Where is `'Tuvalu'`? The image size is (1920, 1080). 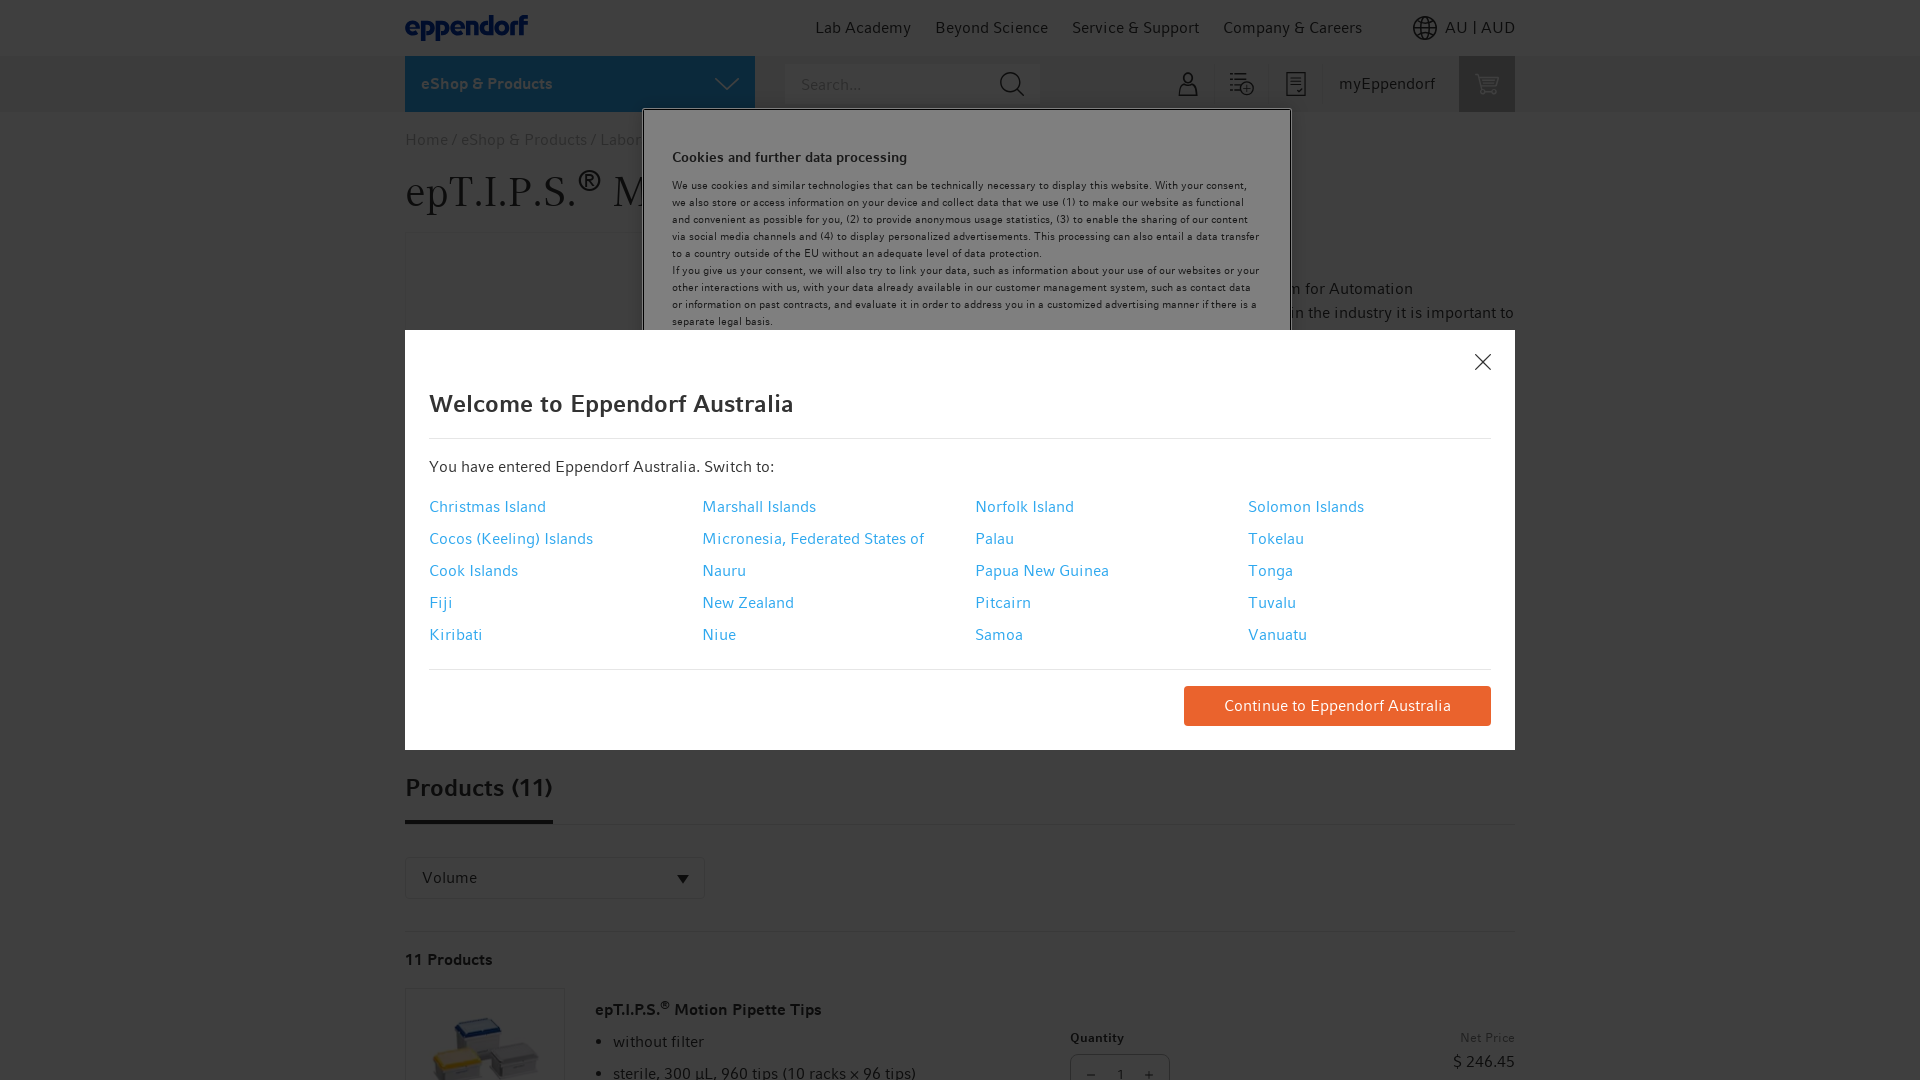
'Tuvalu' is located at coordinates (1271, 601).